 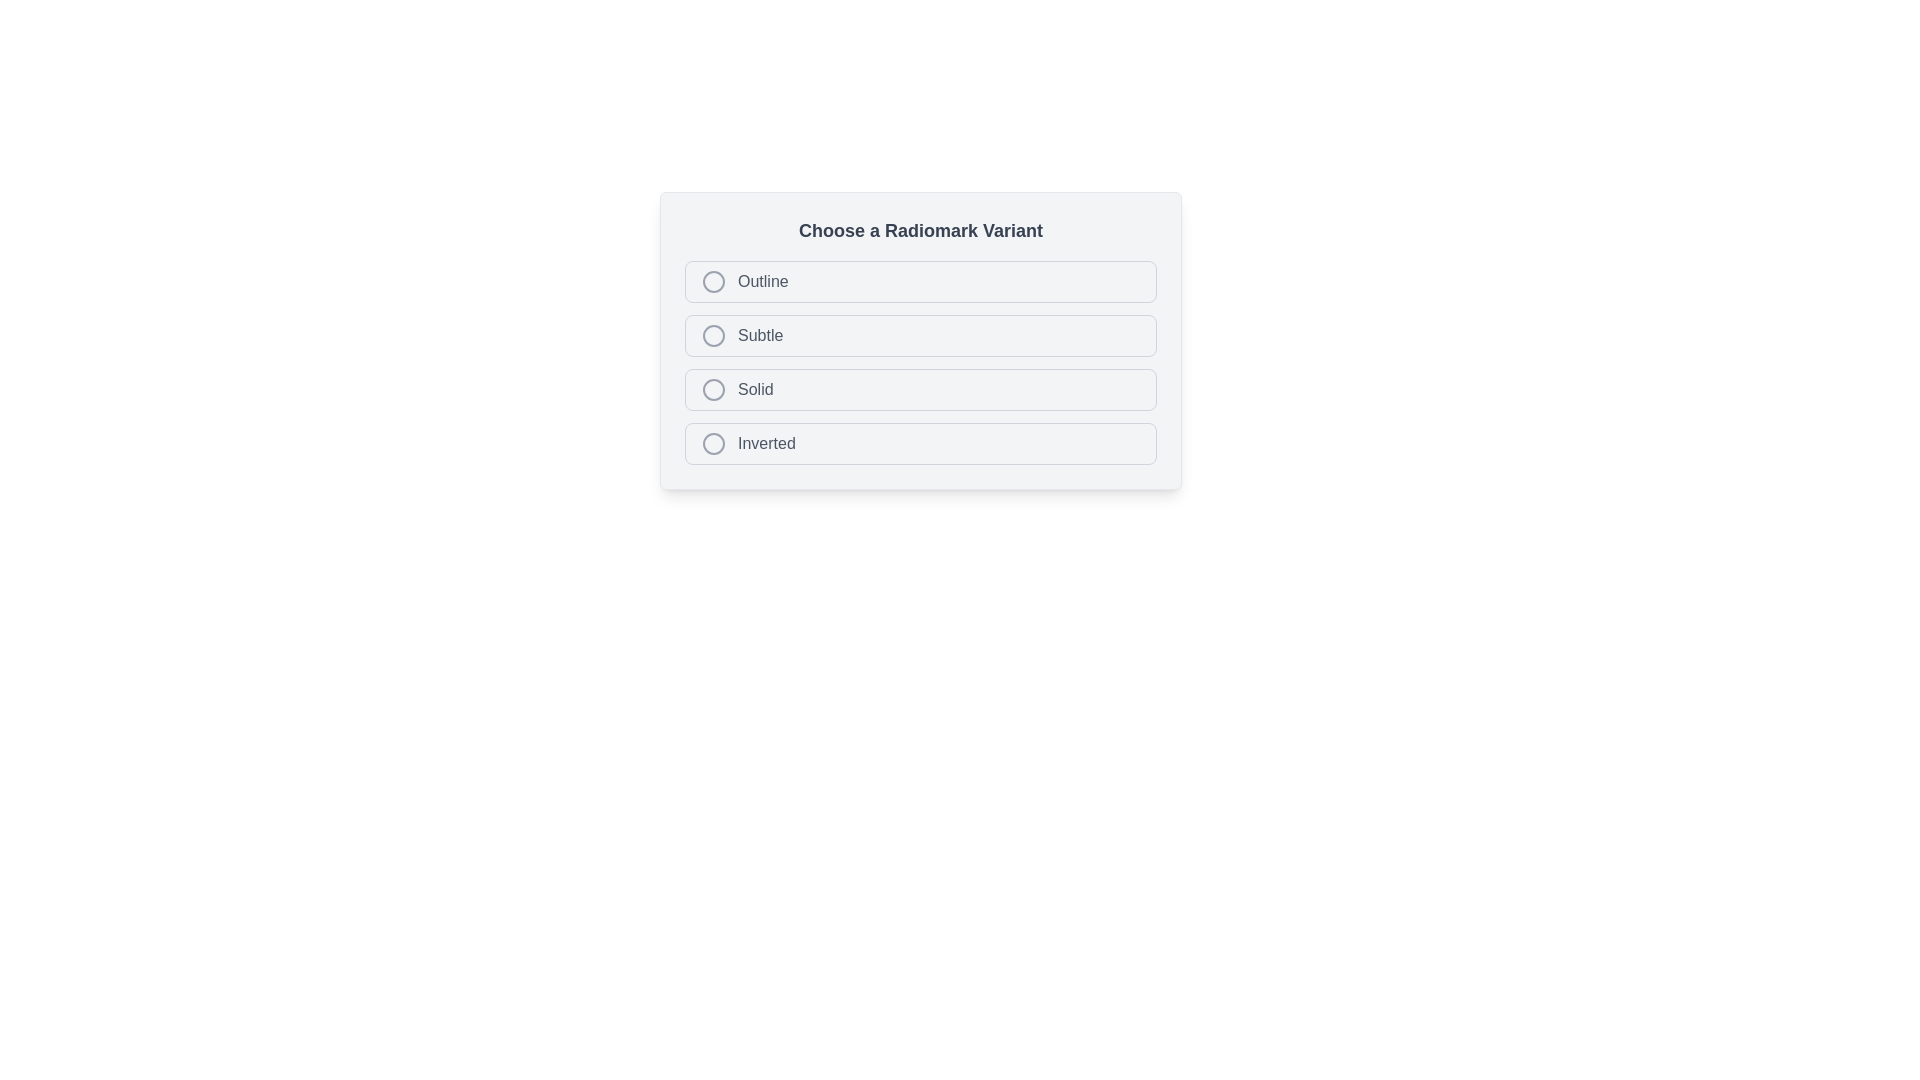 I want to click on the 'Solid' radio button option, which is the third choice in a vertically stacked group, so click(x=920, y=389).